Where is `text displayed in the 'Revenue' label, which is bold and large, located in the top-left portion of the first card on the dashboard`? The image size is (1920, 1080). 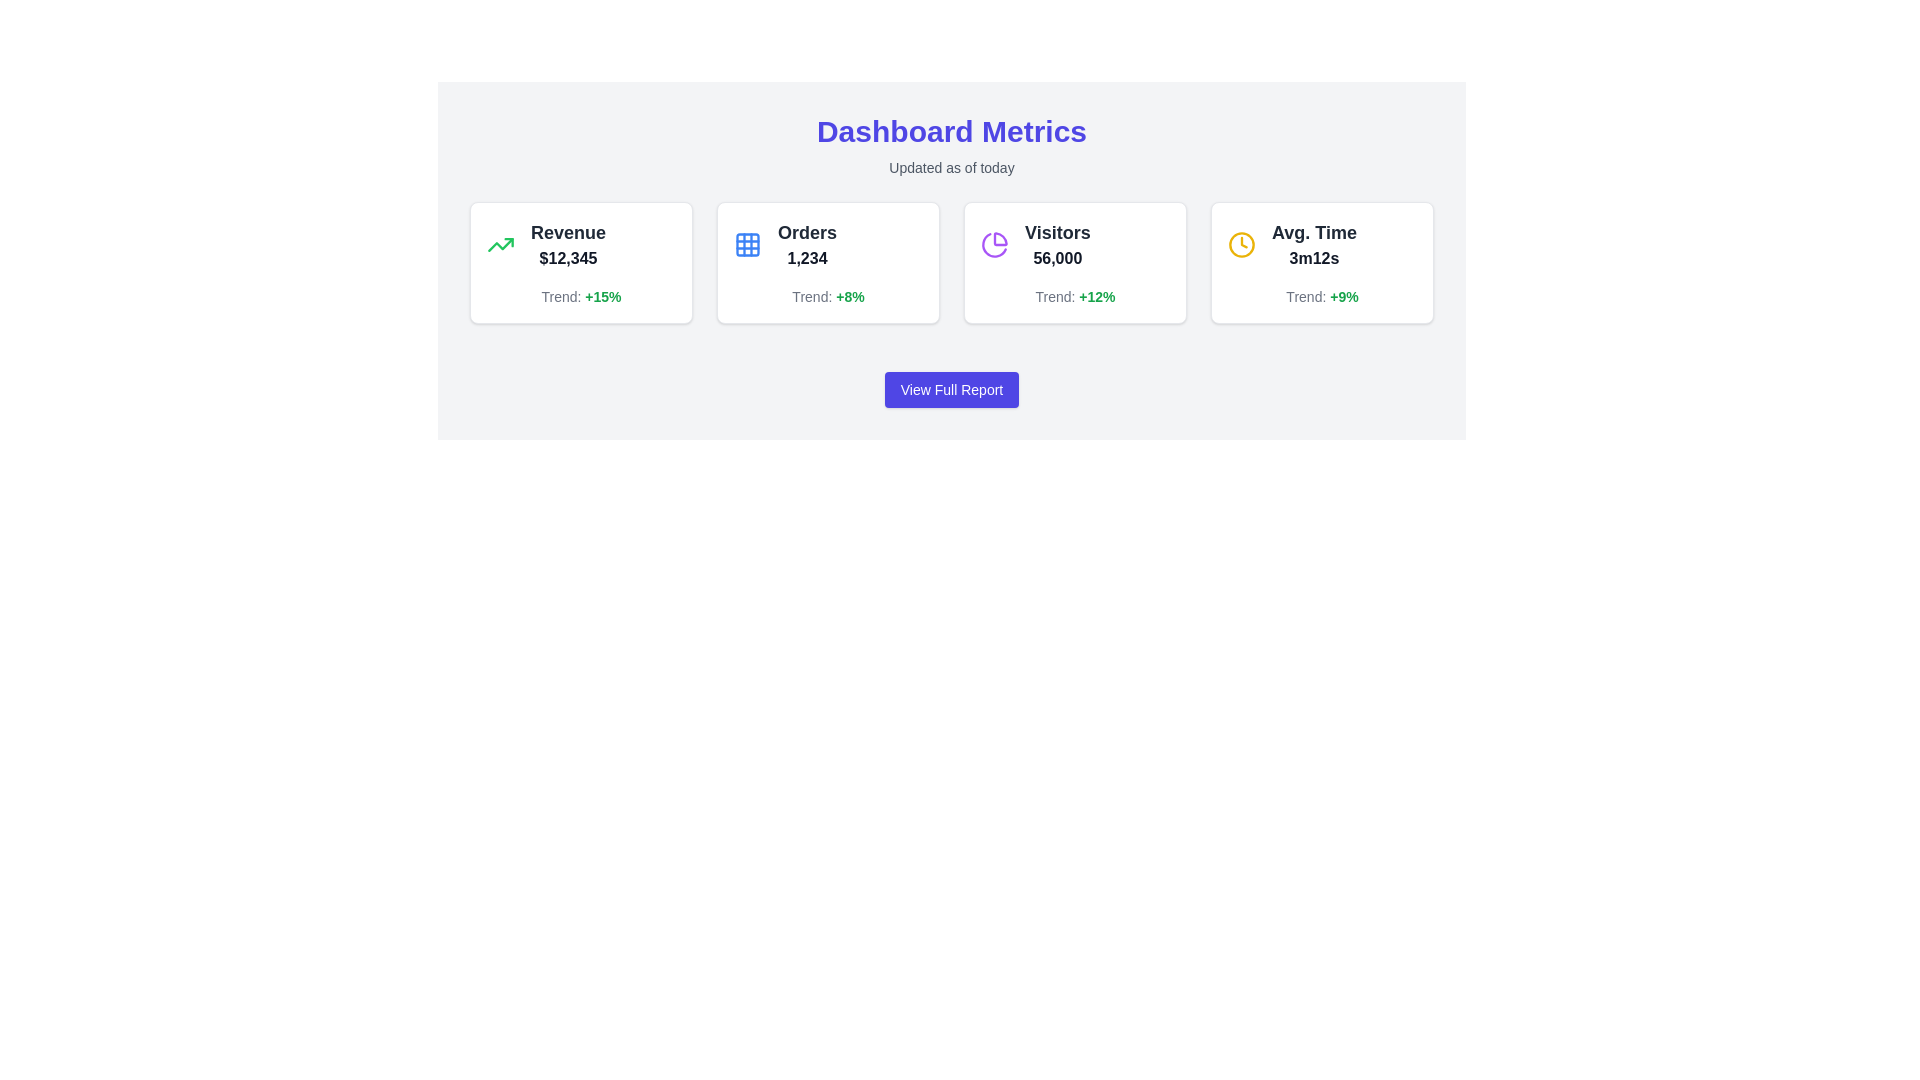
text displayed in the 'Revenue' label, which is bold and large, located in the top-left portion of the first card on the dashboard is located at coordinates (567, 231).